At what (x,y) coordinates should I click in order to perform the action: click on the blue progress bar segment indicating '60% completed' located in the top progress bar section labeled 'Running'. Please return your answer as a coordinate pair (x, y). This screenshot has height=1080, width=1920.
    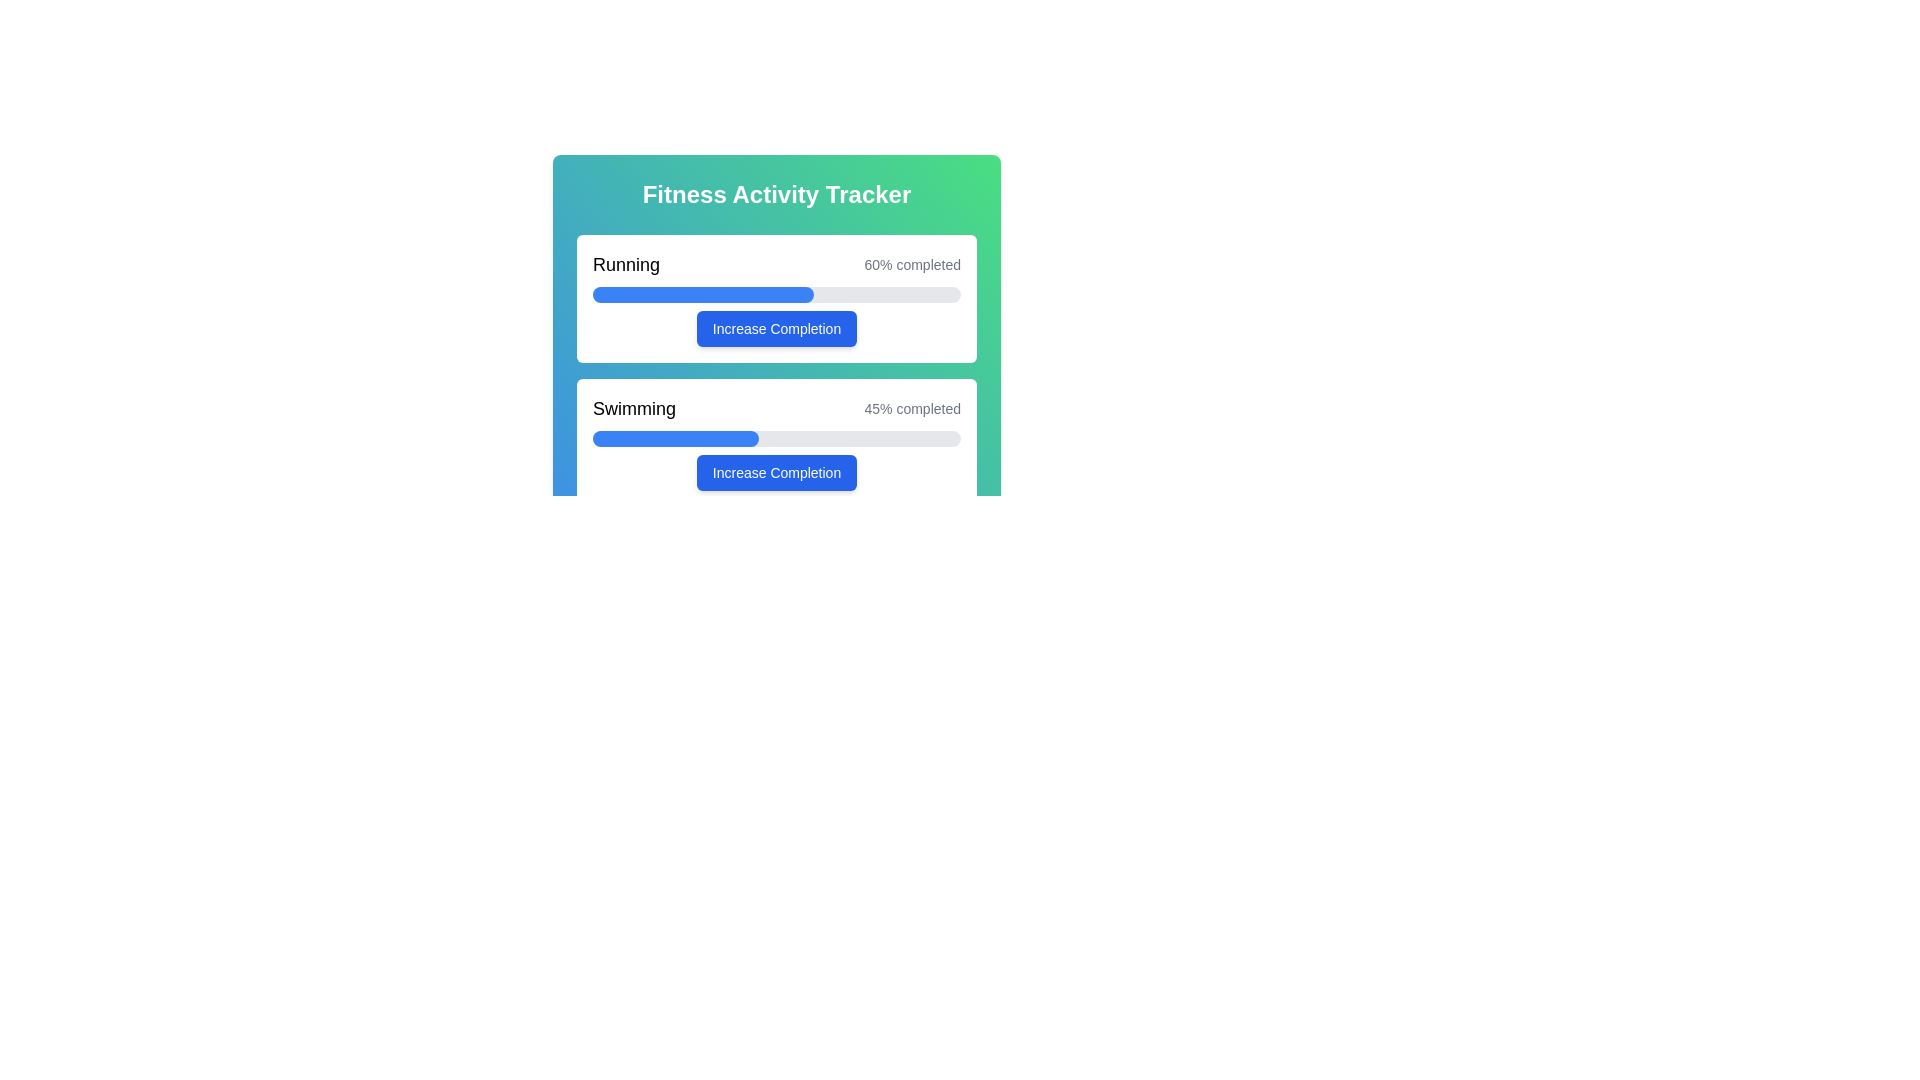
    Looking at the image, I should click on (703, 294).